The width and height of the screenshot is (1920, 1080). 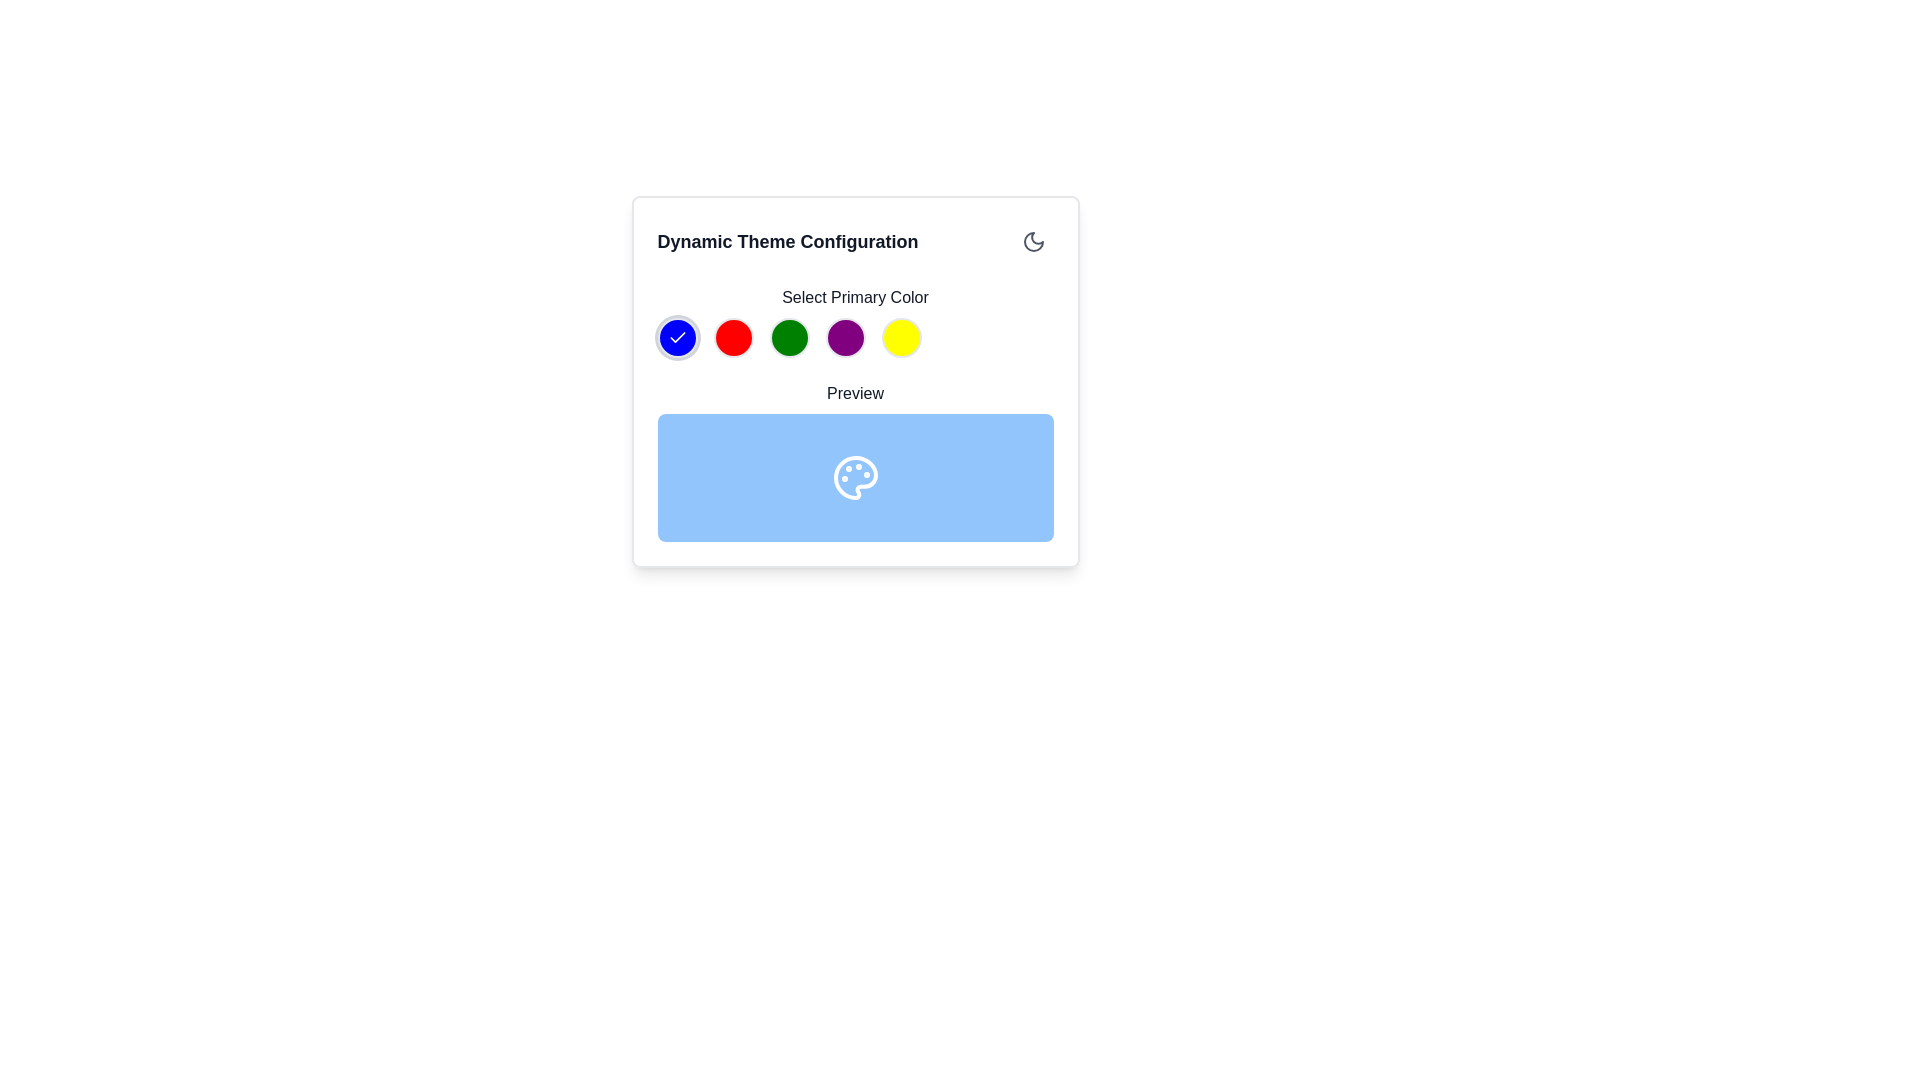 I want to click on the 'Preview' text label, which is centered below the 'Select Primary Color' label and above a blue box, so click(x=855, y=393).